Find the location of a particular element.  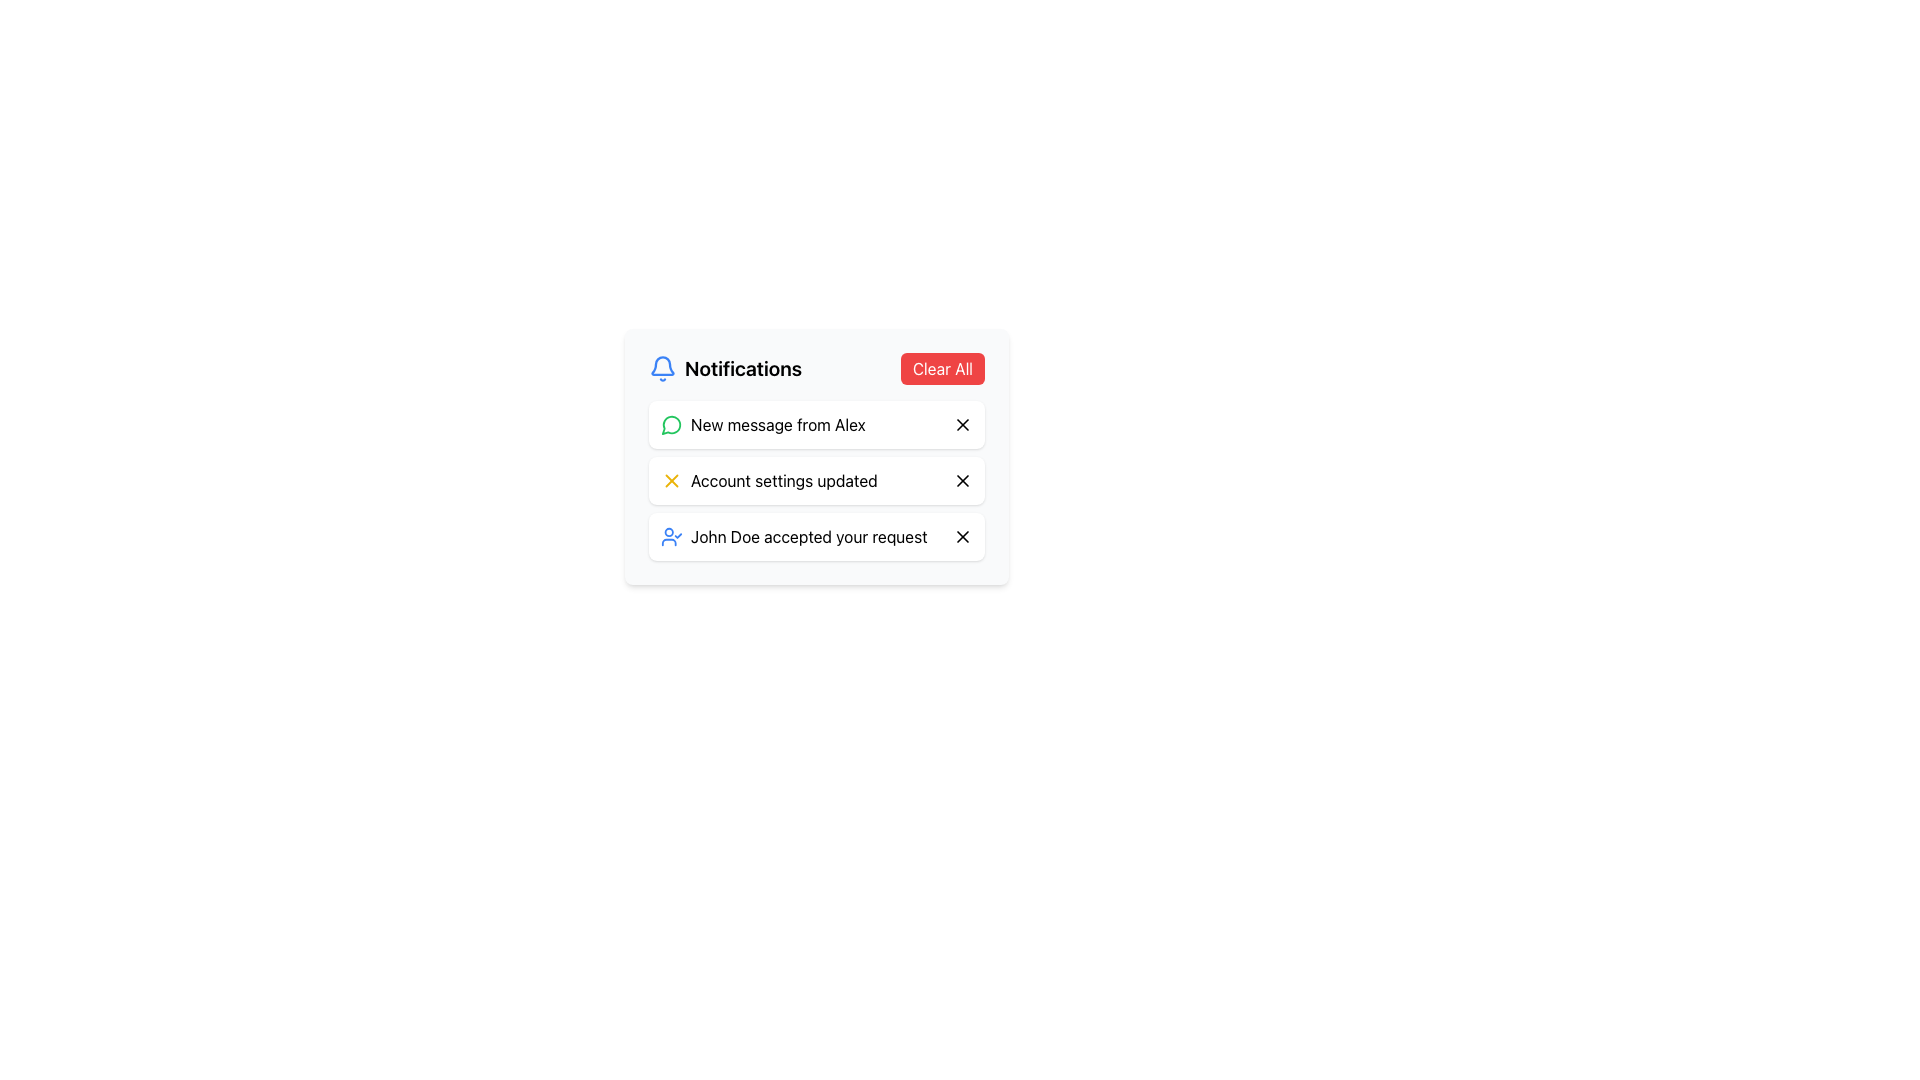

the button located to the far right of the third notification entry that indicates 'John Doe accepted your request' to change the icon color is located at coordinates (963, 535).